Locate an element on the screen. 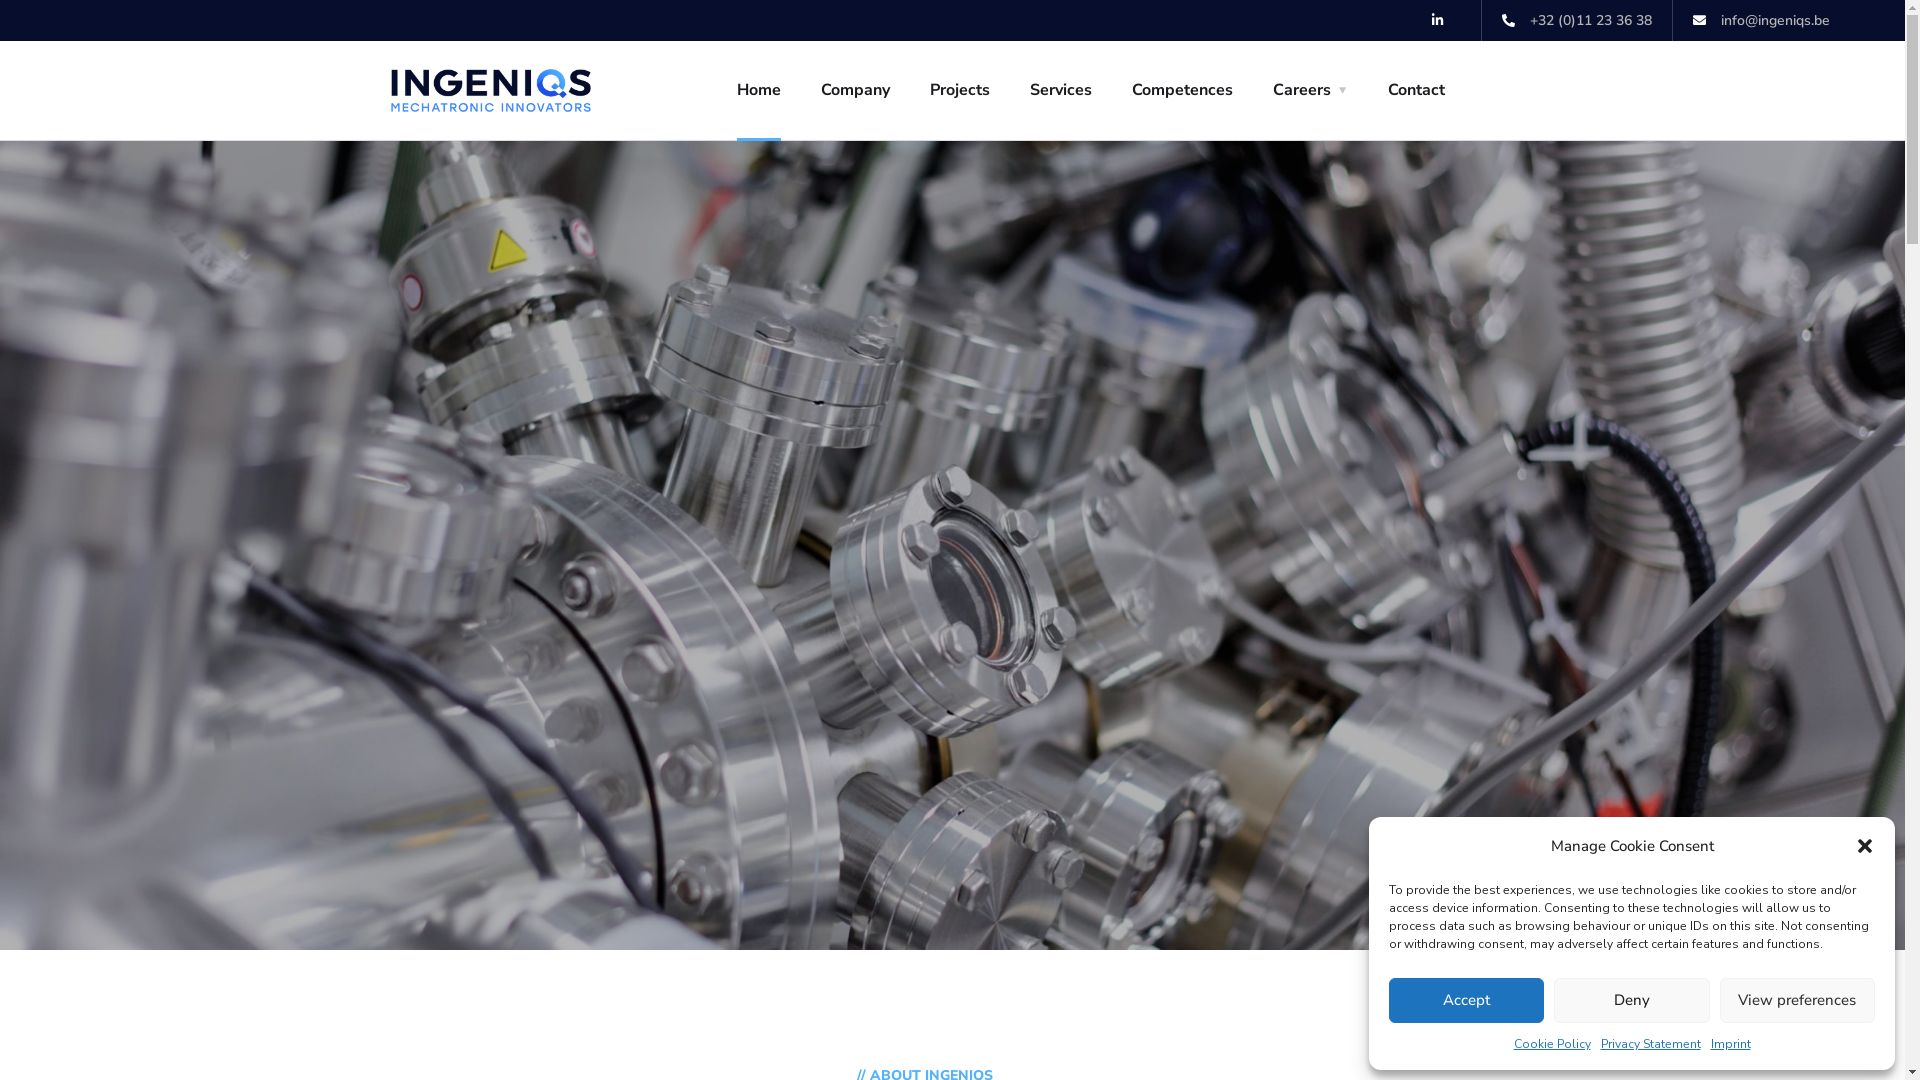 The height and width of the screenshot is (1080, 1920). 'Services' is located at coordinates (1059, 90).